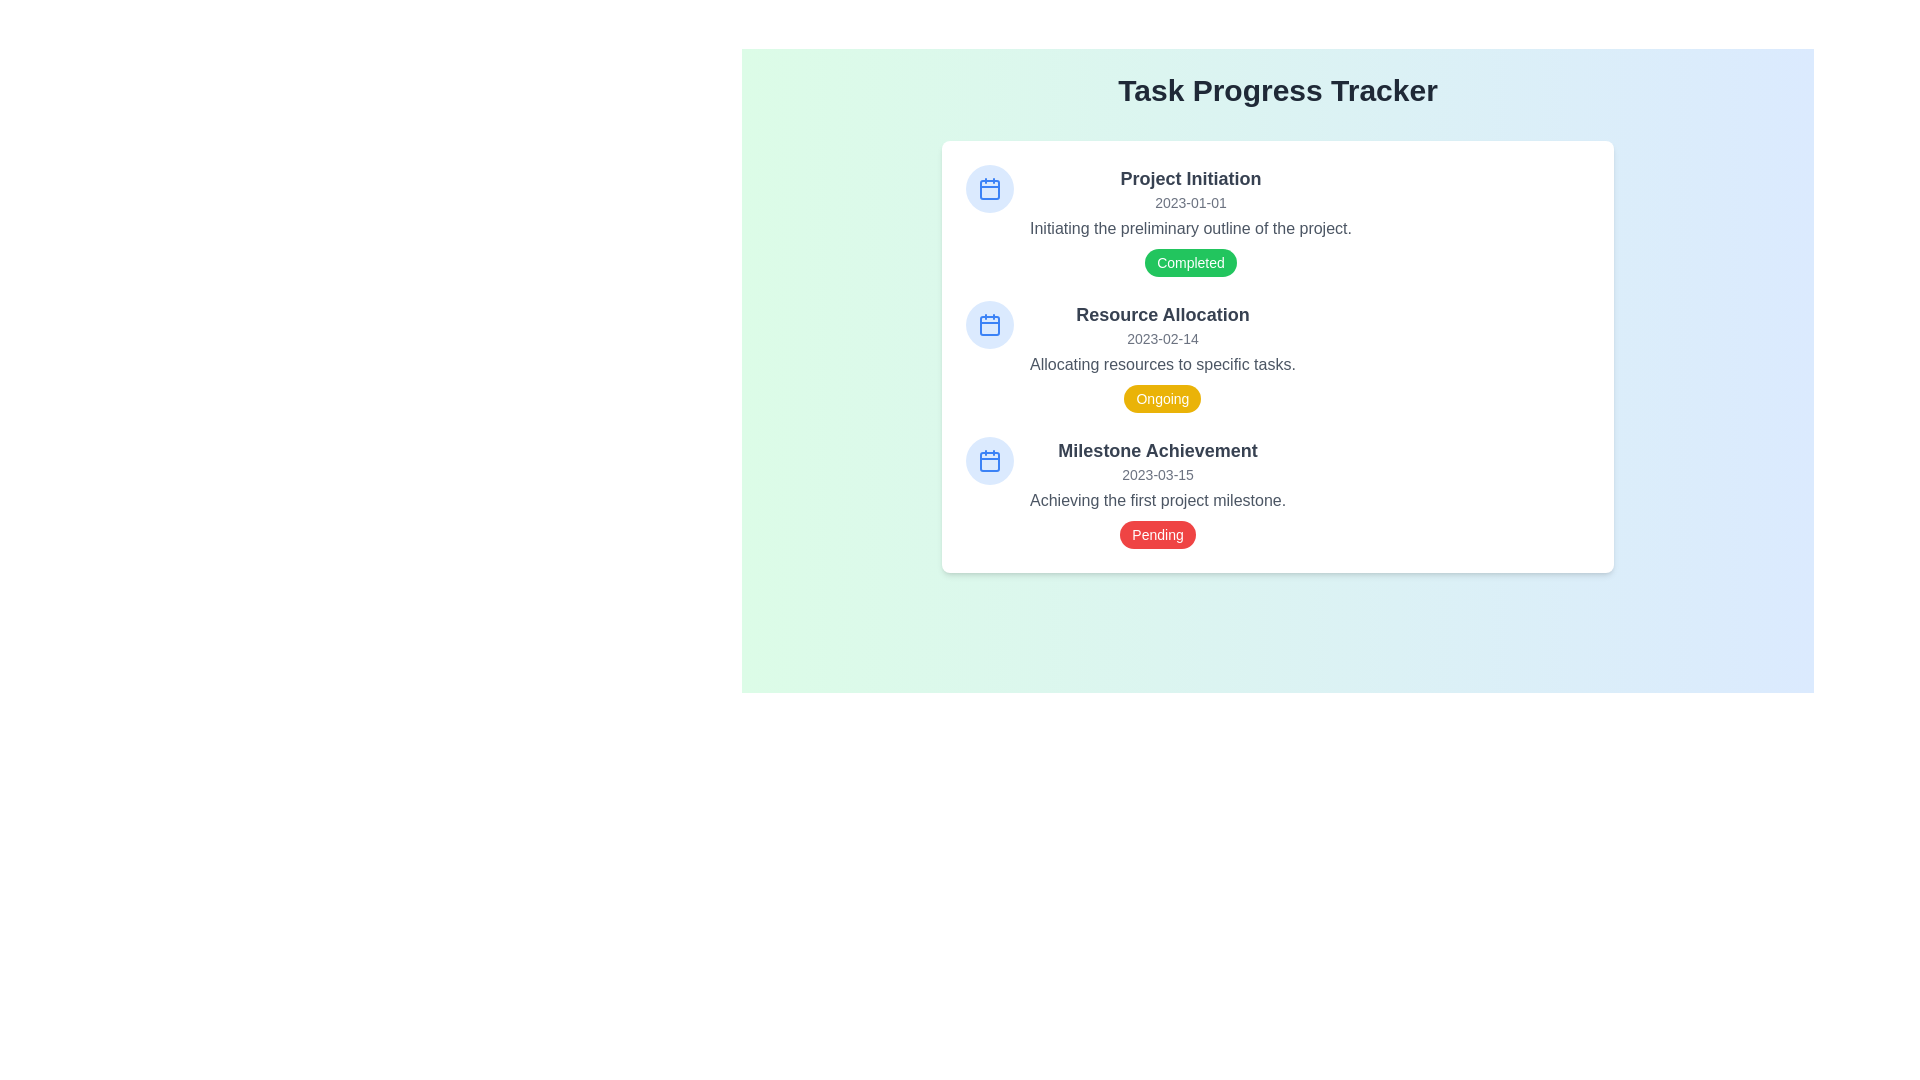 The height and width of the screenshot is (1080, 1920). What do you see at coordinates (1276, 356) in the screenshot?
I see `the Task Entry Display, which is the second task entry in the list, summarizing a specific task's details and status` at bounding box center [1276, 356].